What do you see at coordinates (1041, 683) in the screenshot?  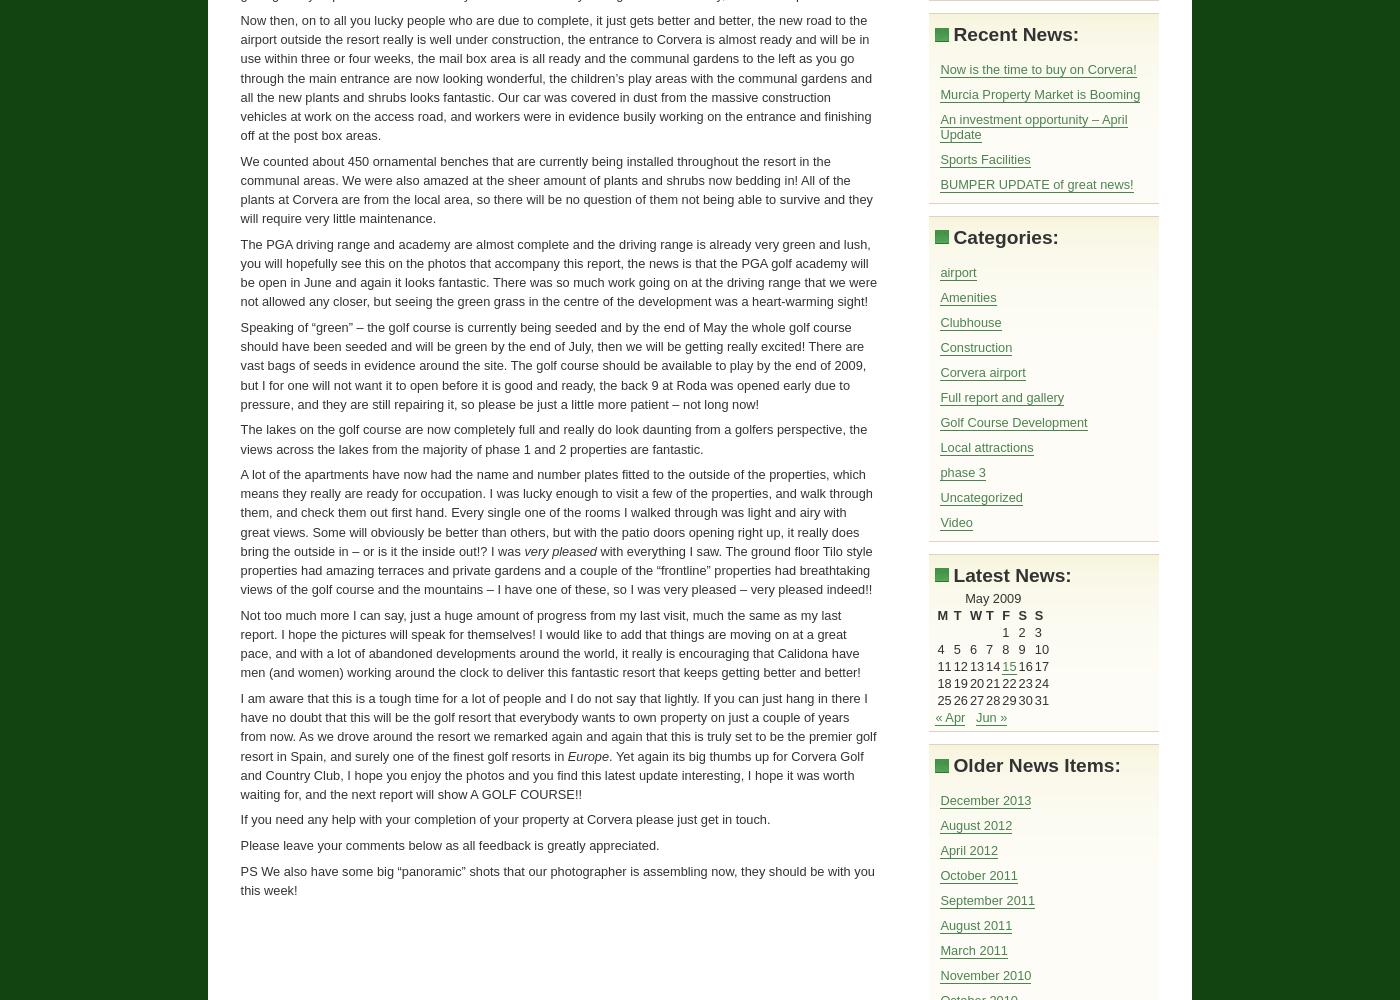 I see `'24'` at bounding box center [1041, 683].